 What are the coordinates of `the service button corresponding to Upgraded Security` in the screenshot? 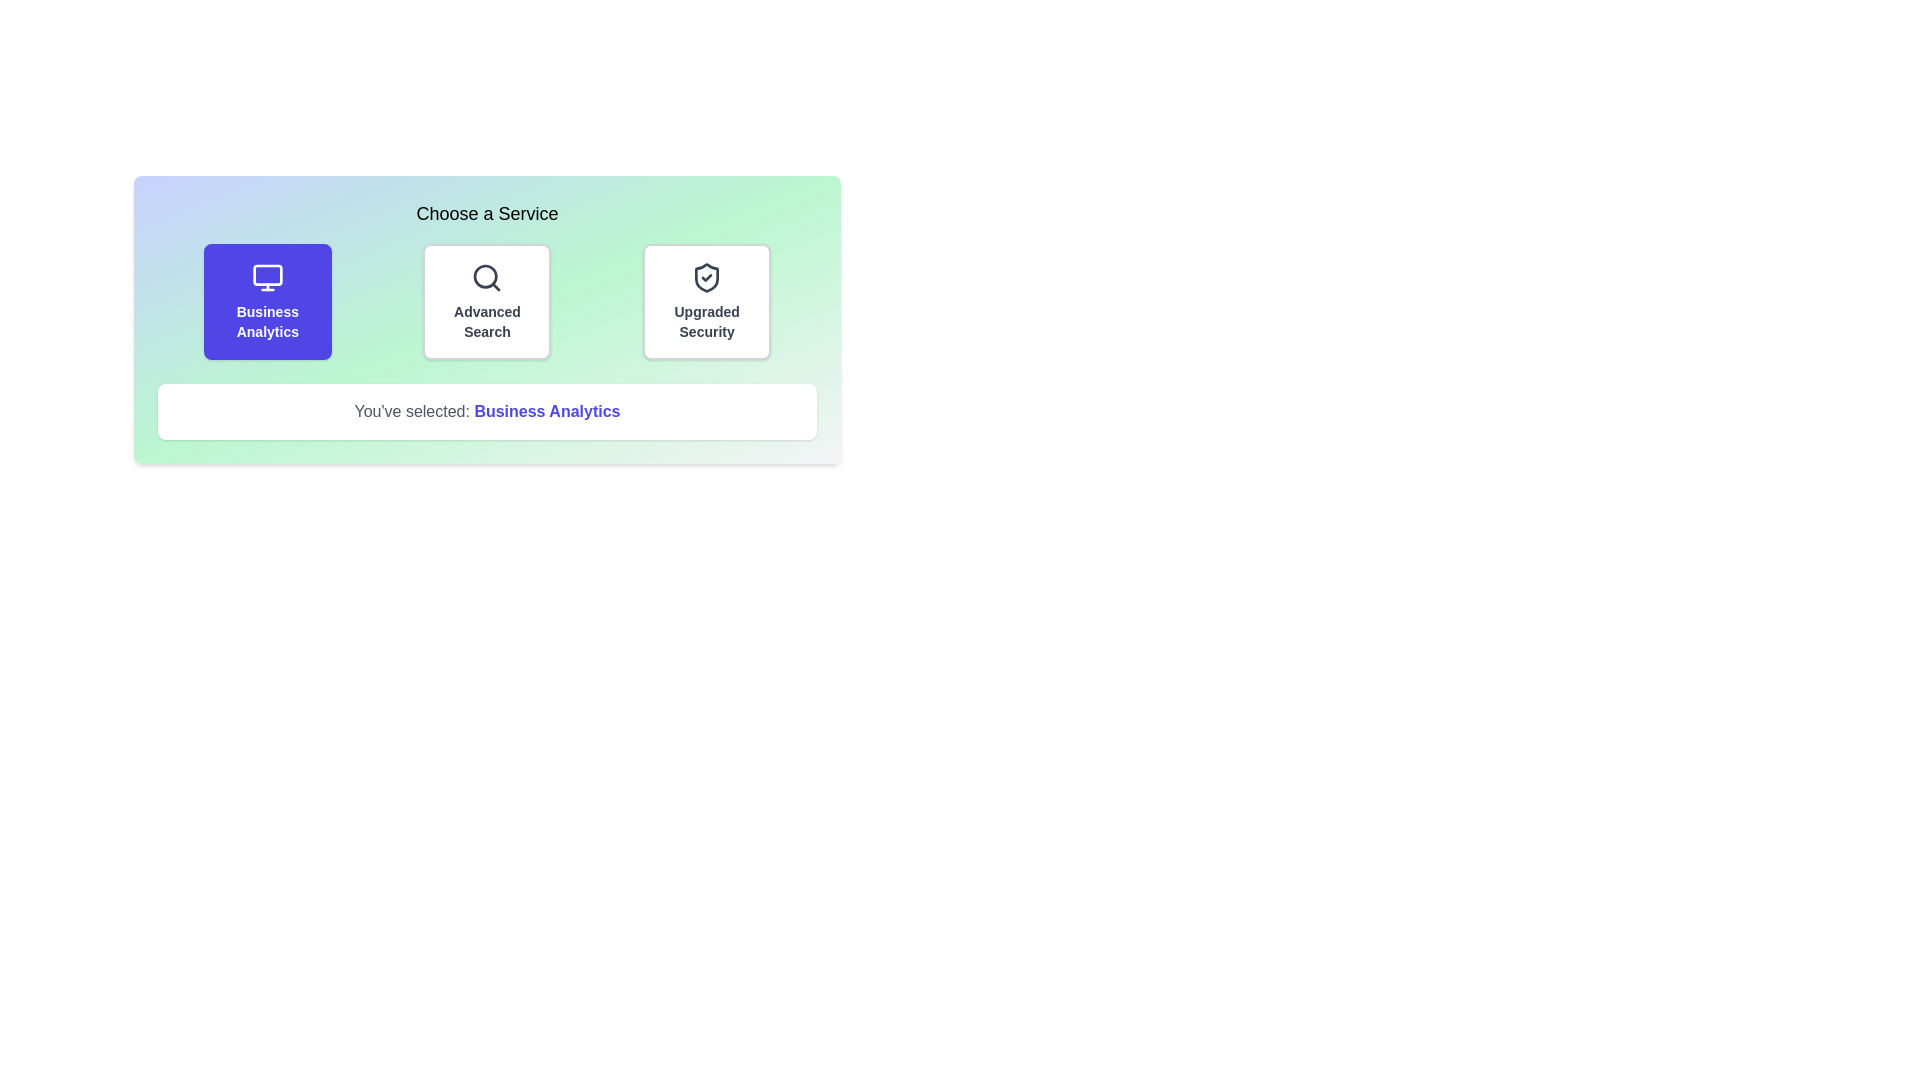 It's located at (707, 301).